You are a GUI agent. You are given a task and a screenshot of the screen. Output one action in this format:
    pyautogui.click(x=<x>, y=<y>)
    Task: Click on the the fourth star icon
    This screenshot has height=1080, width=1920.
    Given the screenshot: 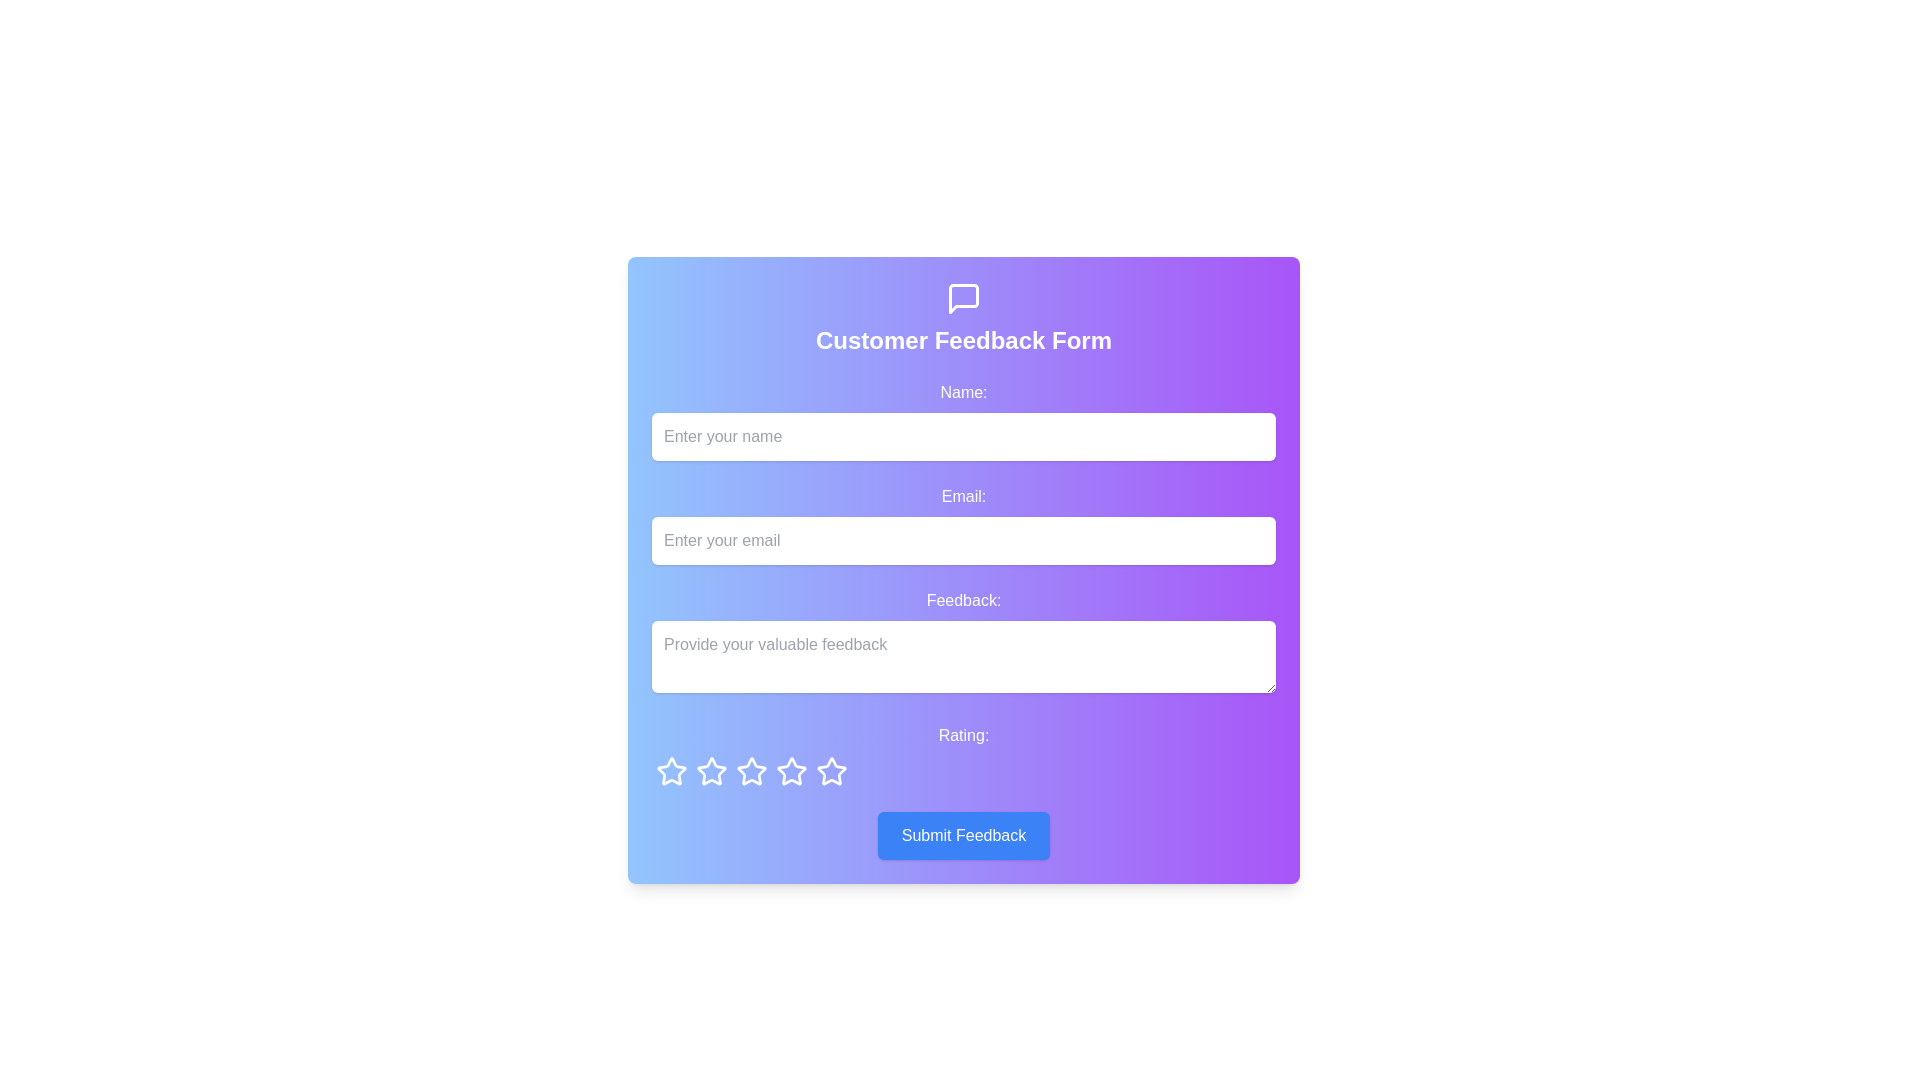 What is the action you would take?
    pyautogui.click(x=751, y=770)
    